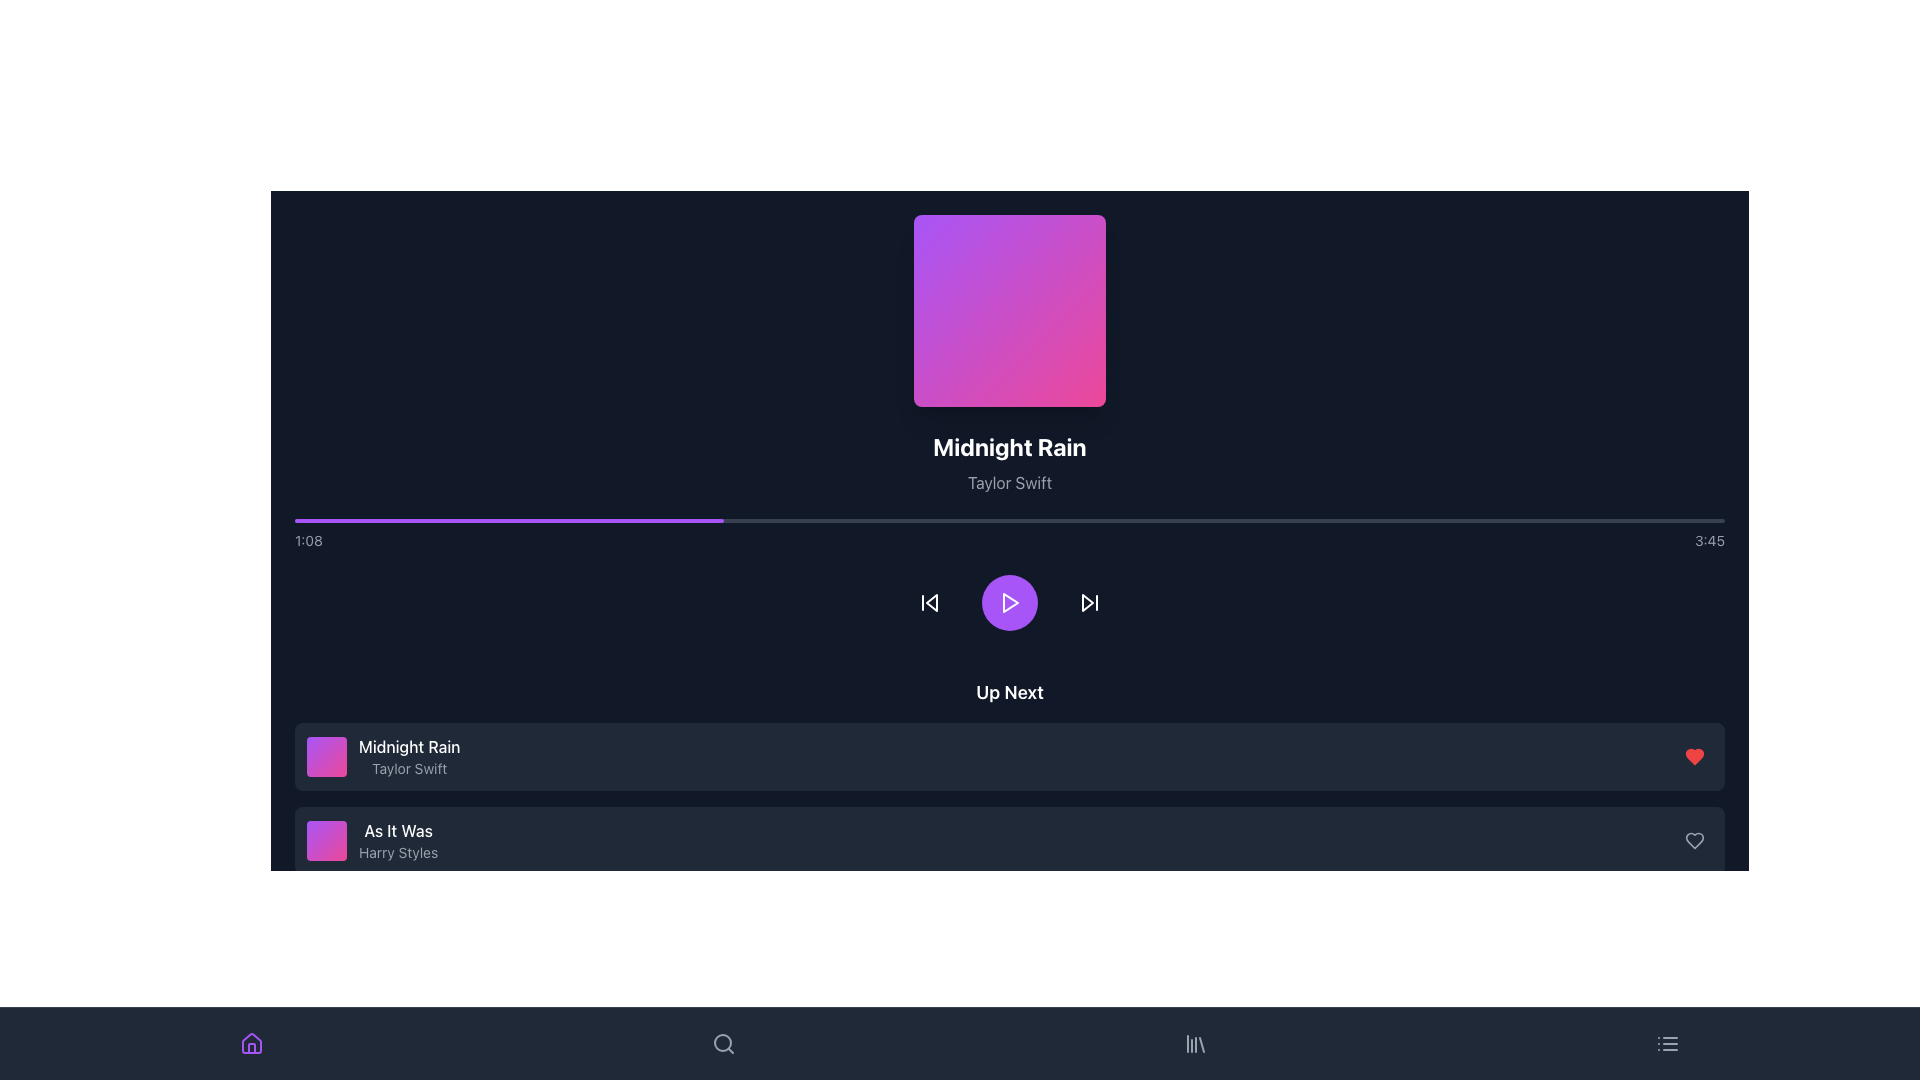  I want to click on the progress bar, so click(594, 519).